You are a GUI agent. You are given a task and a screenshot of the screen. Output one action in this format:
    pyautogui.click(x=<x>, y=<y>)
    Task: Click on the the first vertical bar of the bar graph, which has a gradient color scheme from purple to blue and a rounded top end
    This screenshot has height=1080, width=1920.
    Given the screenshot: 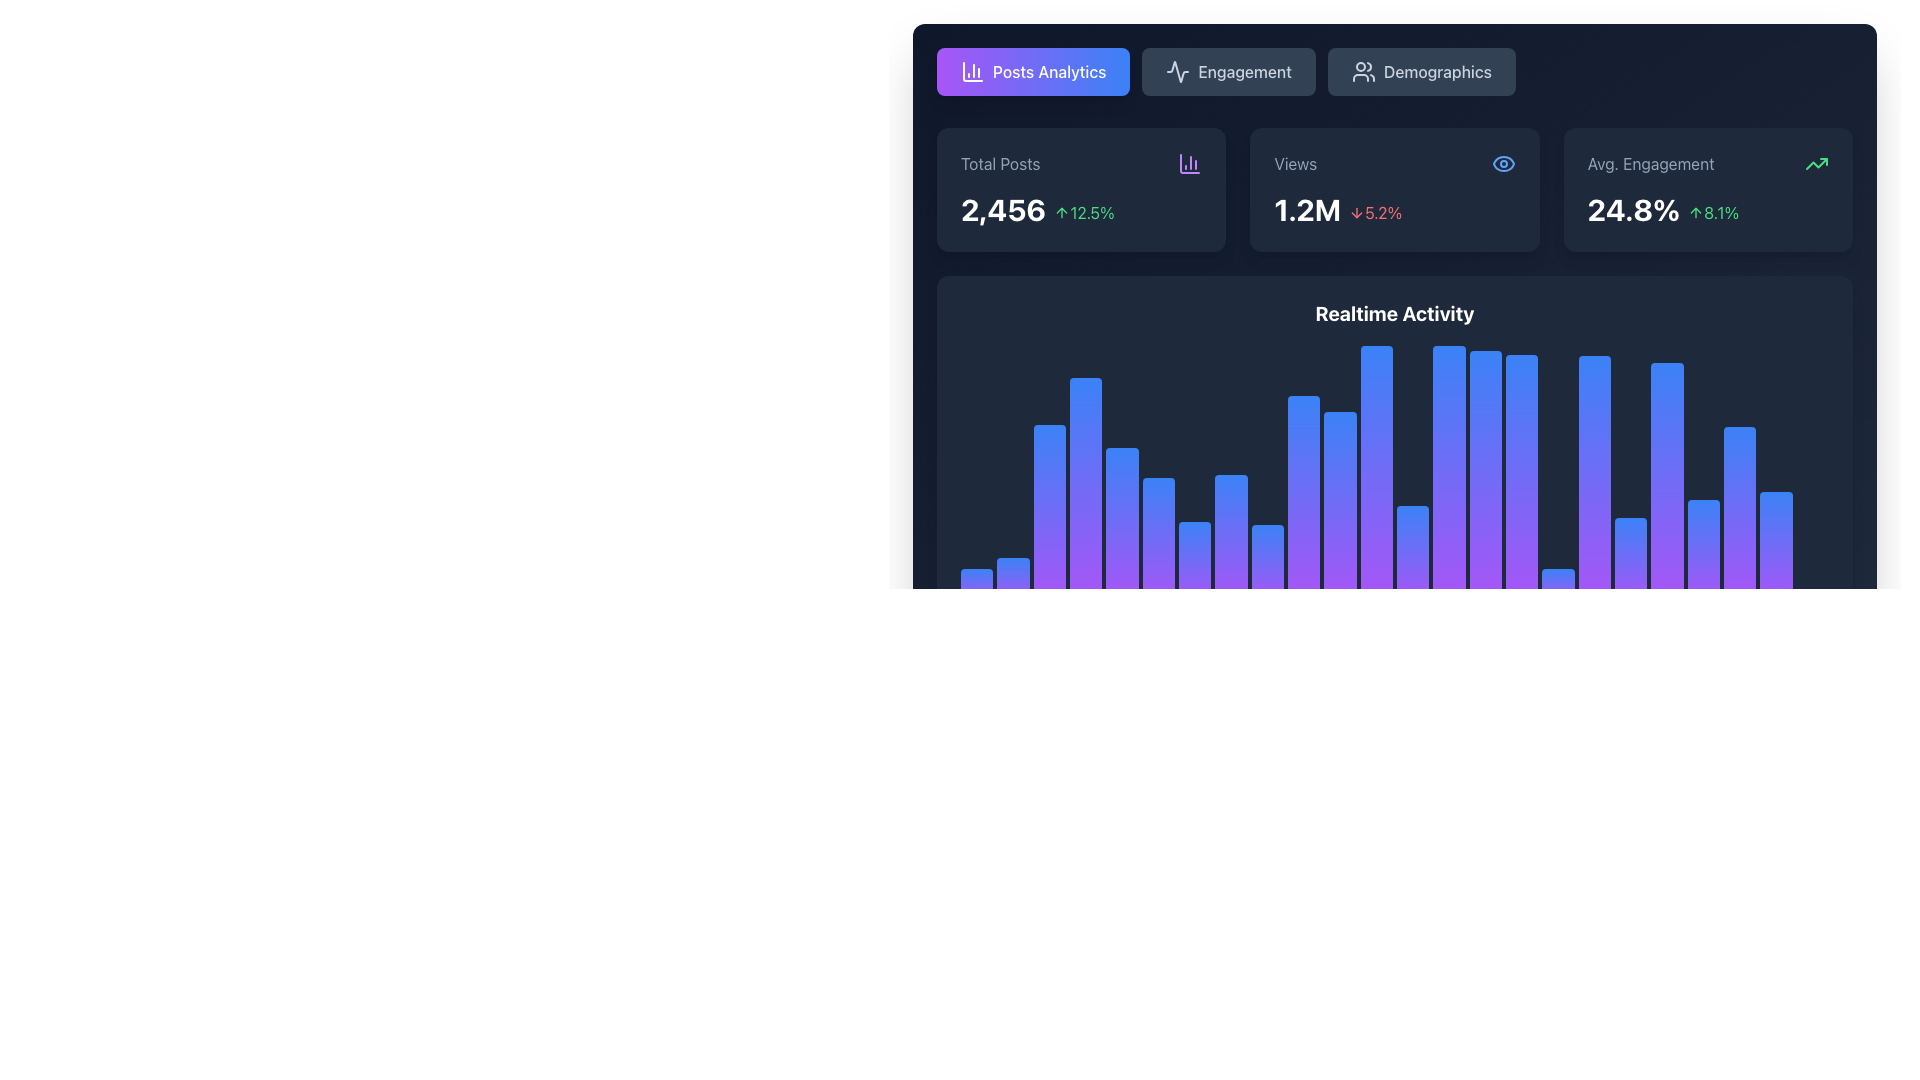 What is the action you would take?
    pyautogui.click(x=977, y=592)
    